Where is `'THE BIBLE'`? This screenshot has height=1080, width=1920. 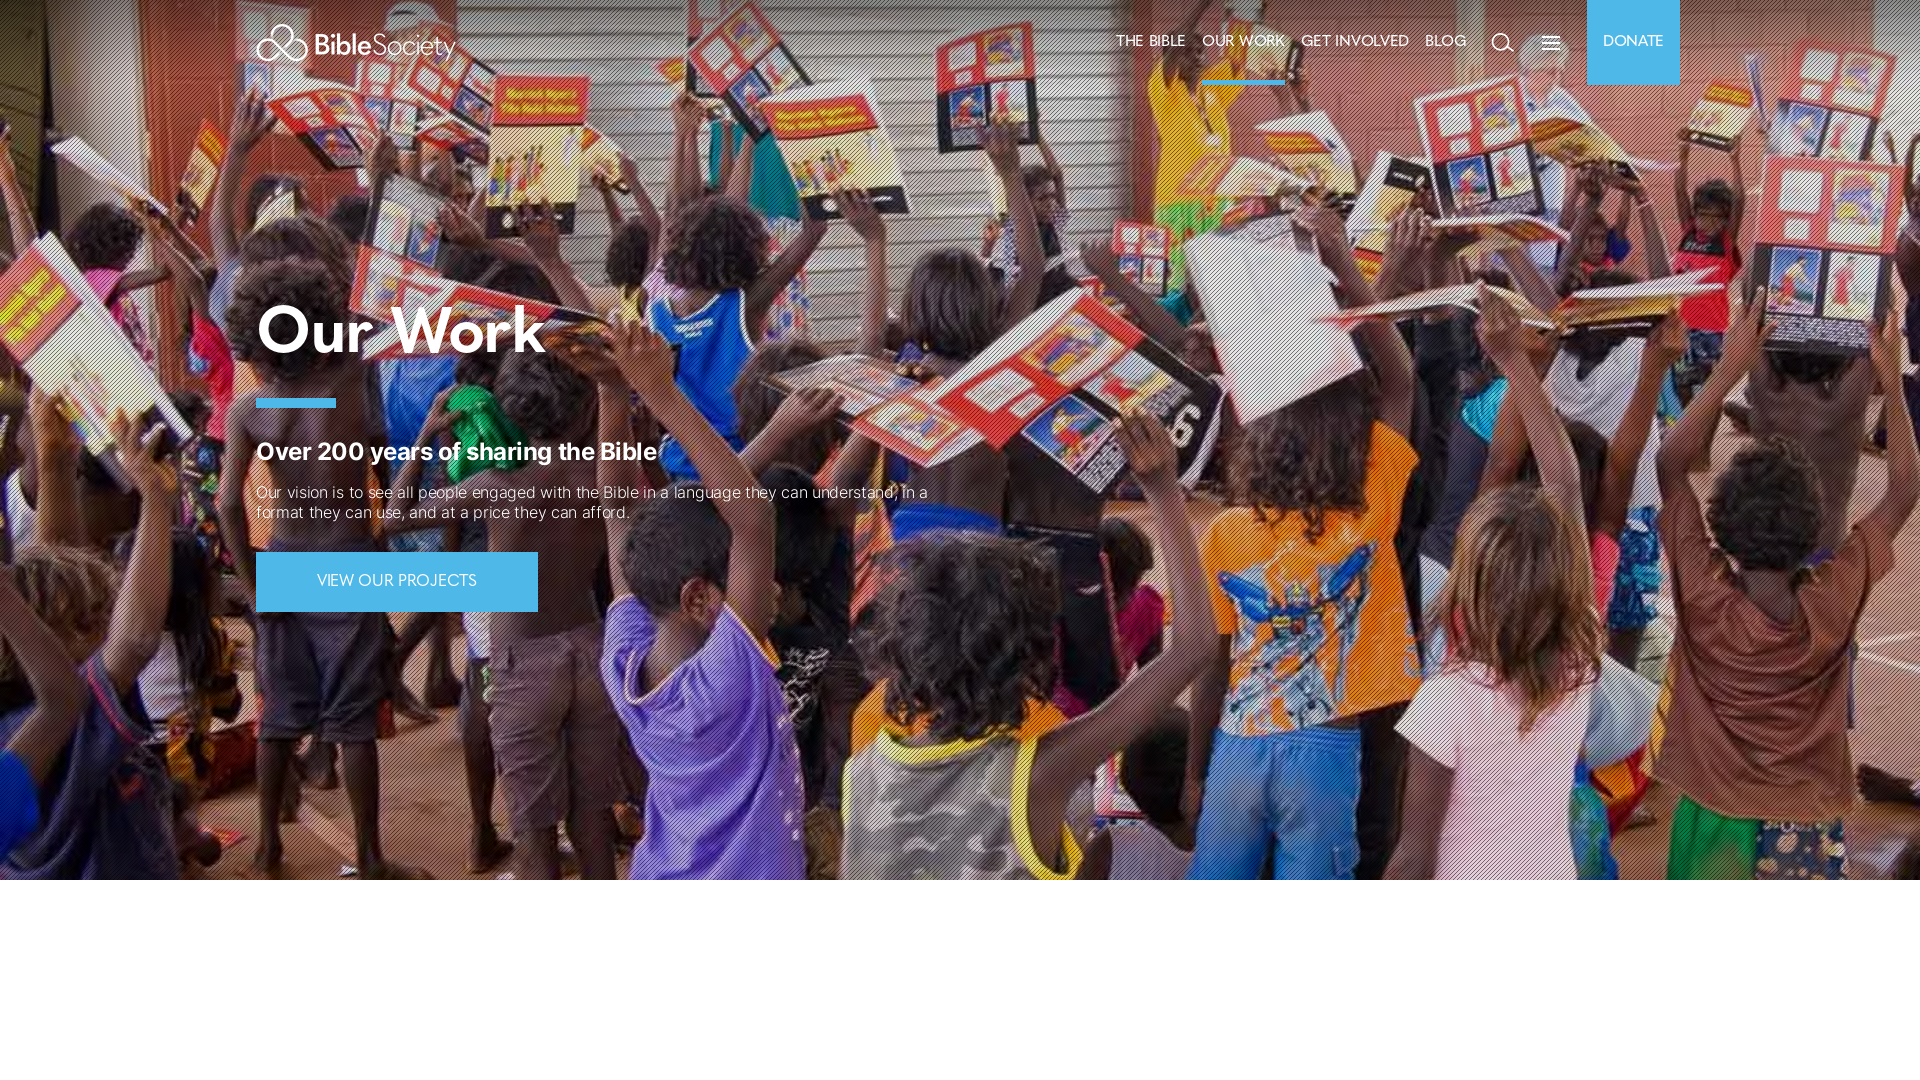
'THE BIBLE' is located at coordinates (1151, 42).